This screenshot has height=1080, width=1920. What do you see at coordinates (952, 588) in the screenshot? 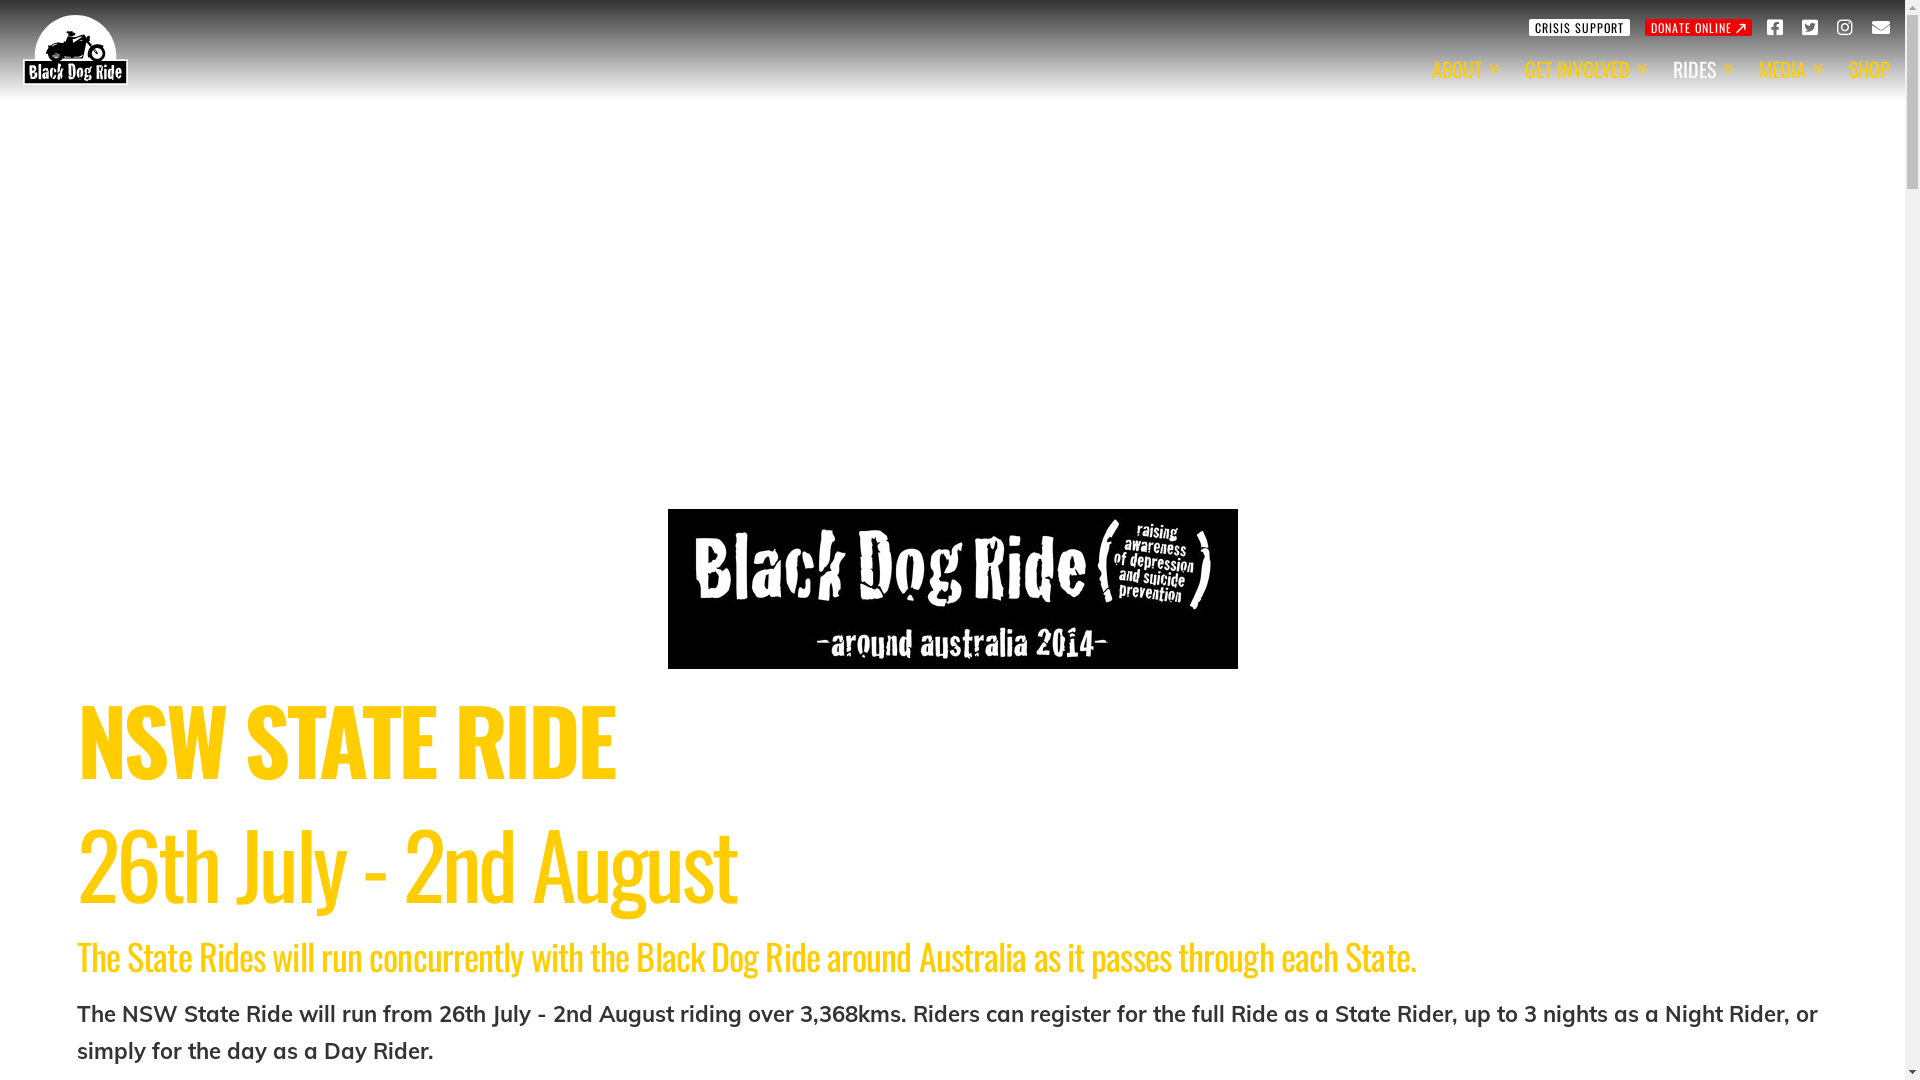
I see `'Black Dog Ride Around Australia - NSW State Ride'` at bounding box center [952, 588].